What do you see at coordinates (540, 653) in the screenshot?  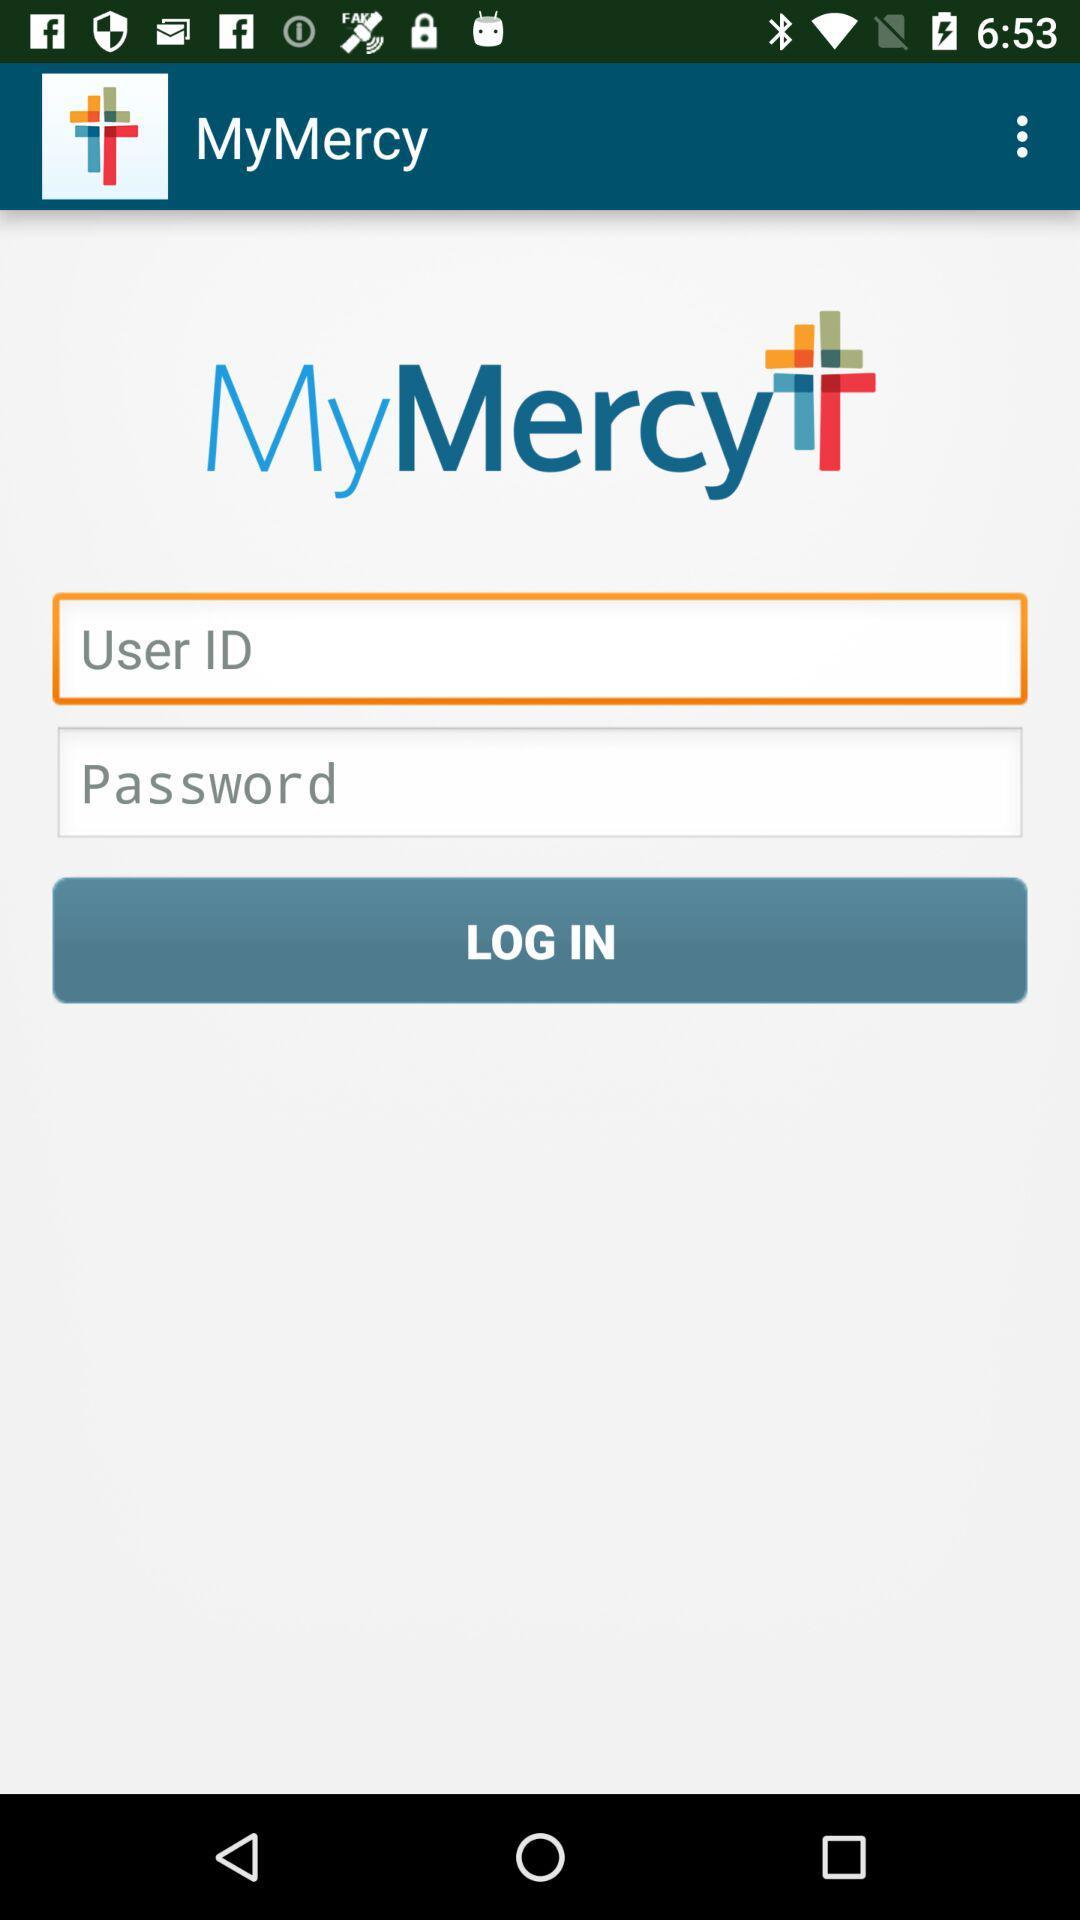 I see `put the id` at bounding box center [540, 653].